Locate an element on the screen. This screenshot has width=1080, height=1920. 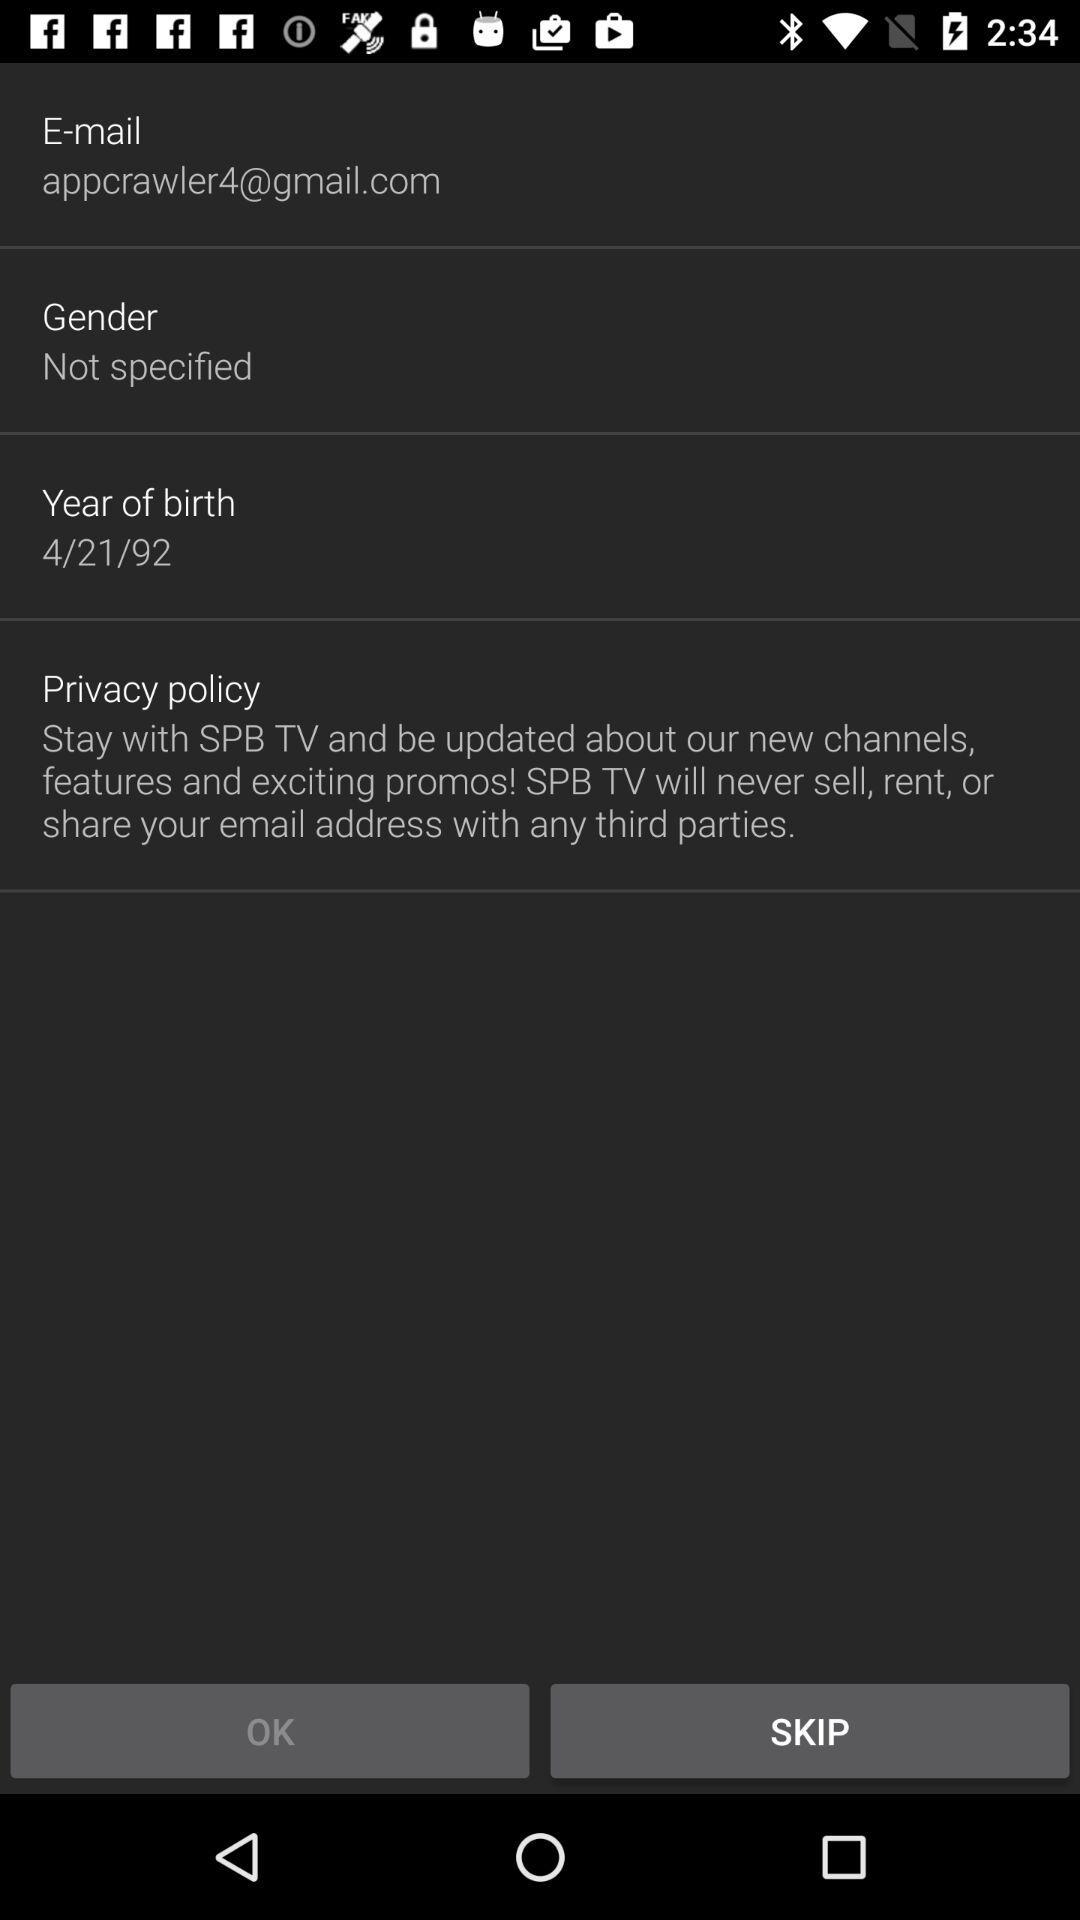
appcrawler4@gmail.com is located at coordinates (240, 179).